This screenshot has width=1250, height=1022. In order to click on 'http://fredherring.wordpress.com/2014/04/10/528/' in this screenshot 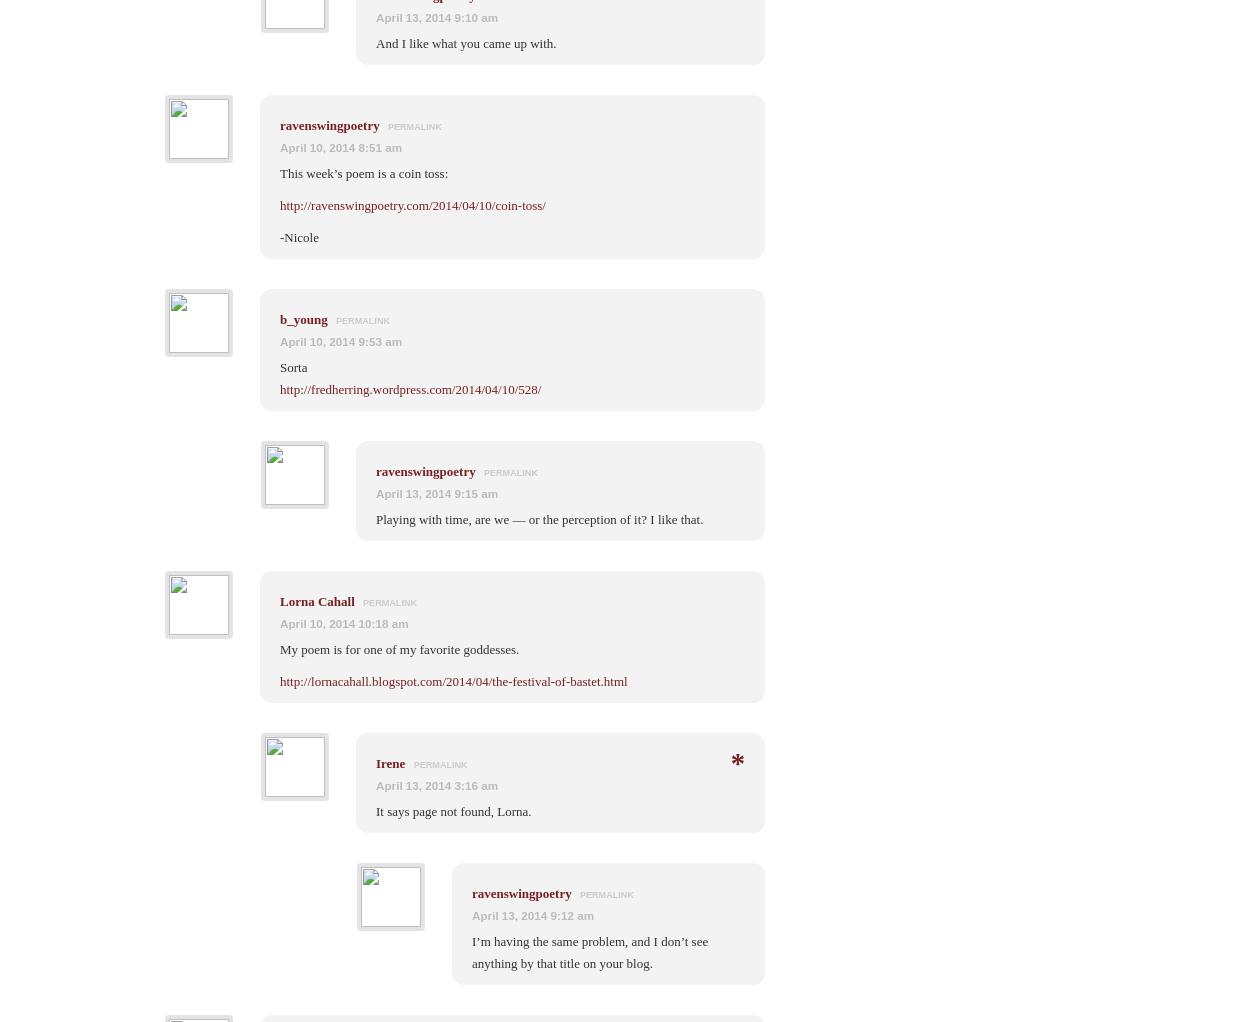, I will do `click(410, 387)`.